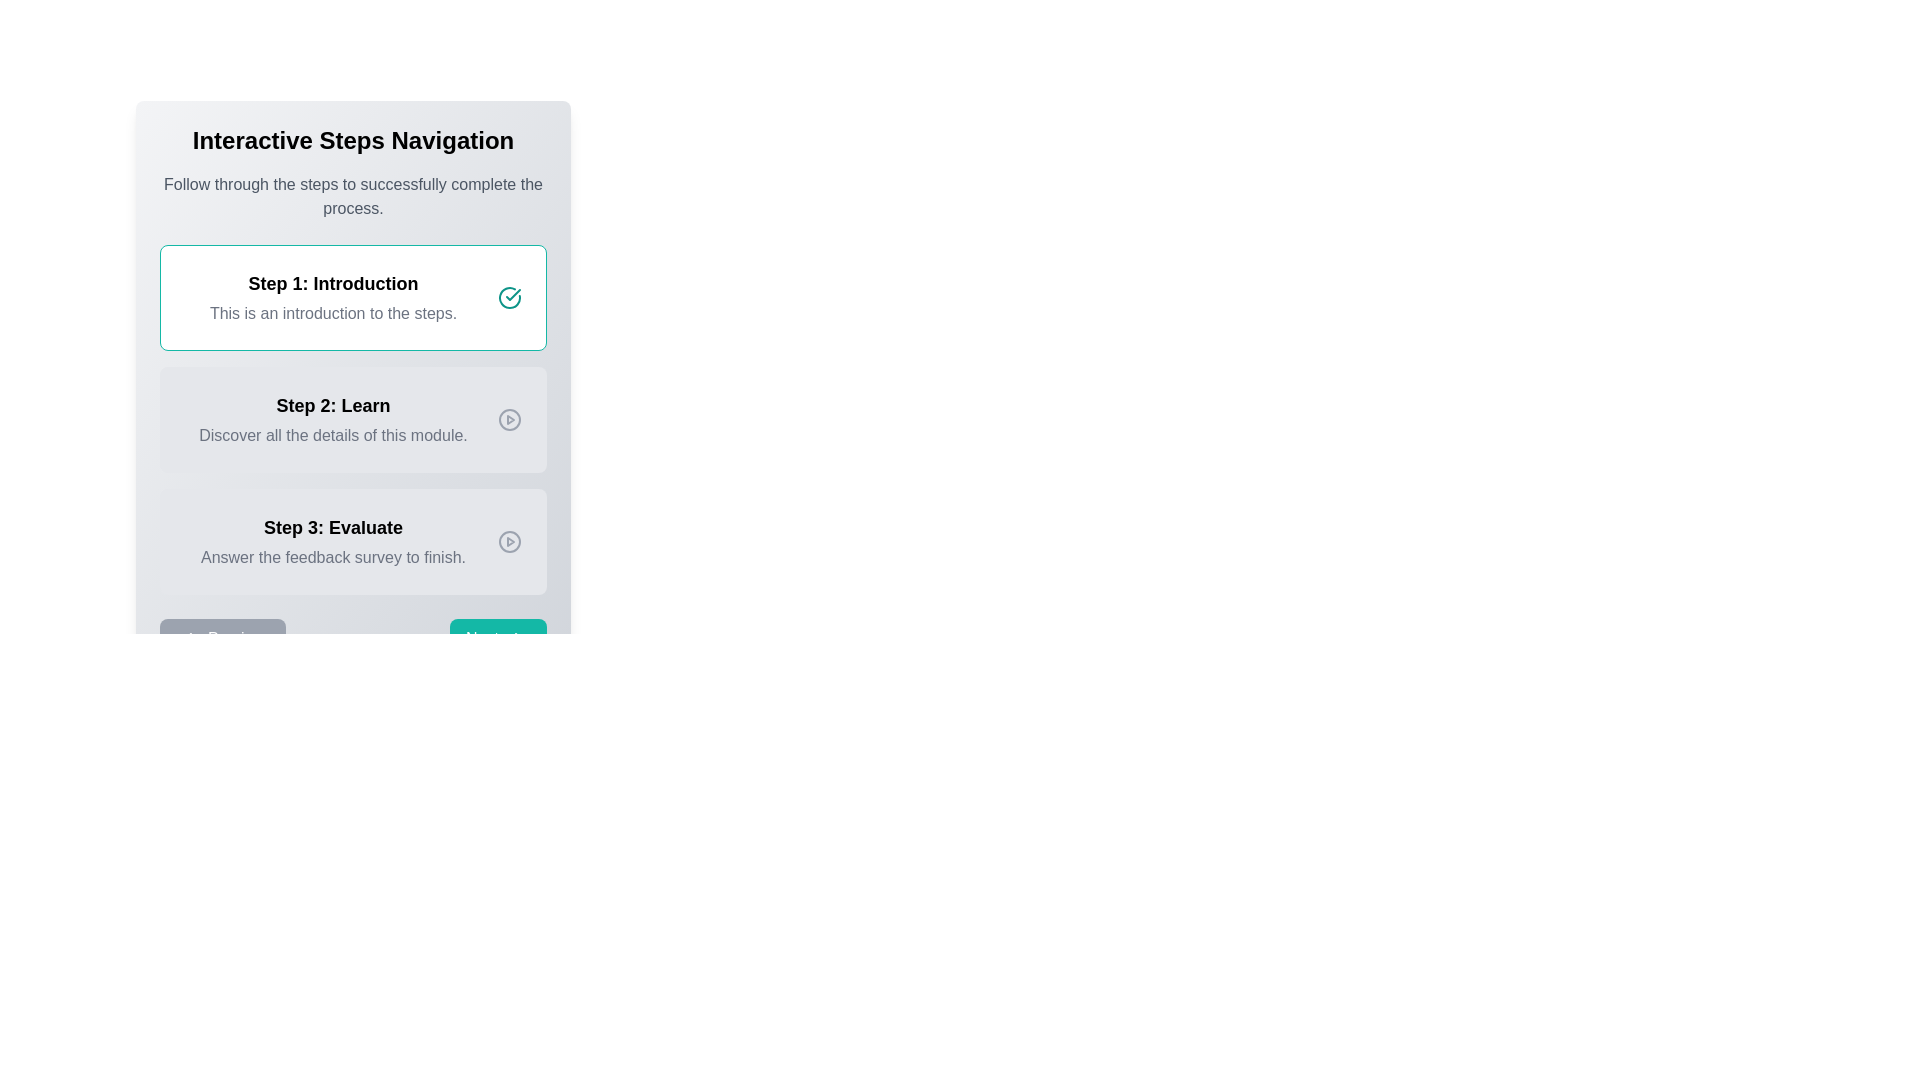 Image resolution: width=1920 pixels, height=1080 pixels. I want to click on the circular Play button, which is a gray hollow circle with a rightward triangular play symbol, located in the 'Step 2: Learn' section of the interactive steps navigation panel, so click(509, 419).